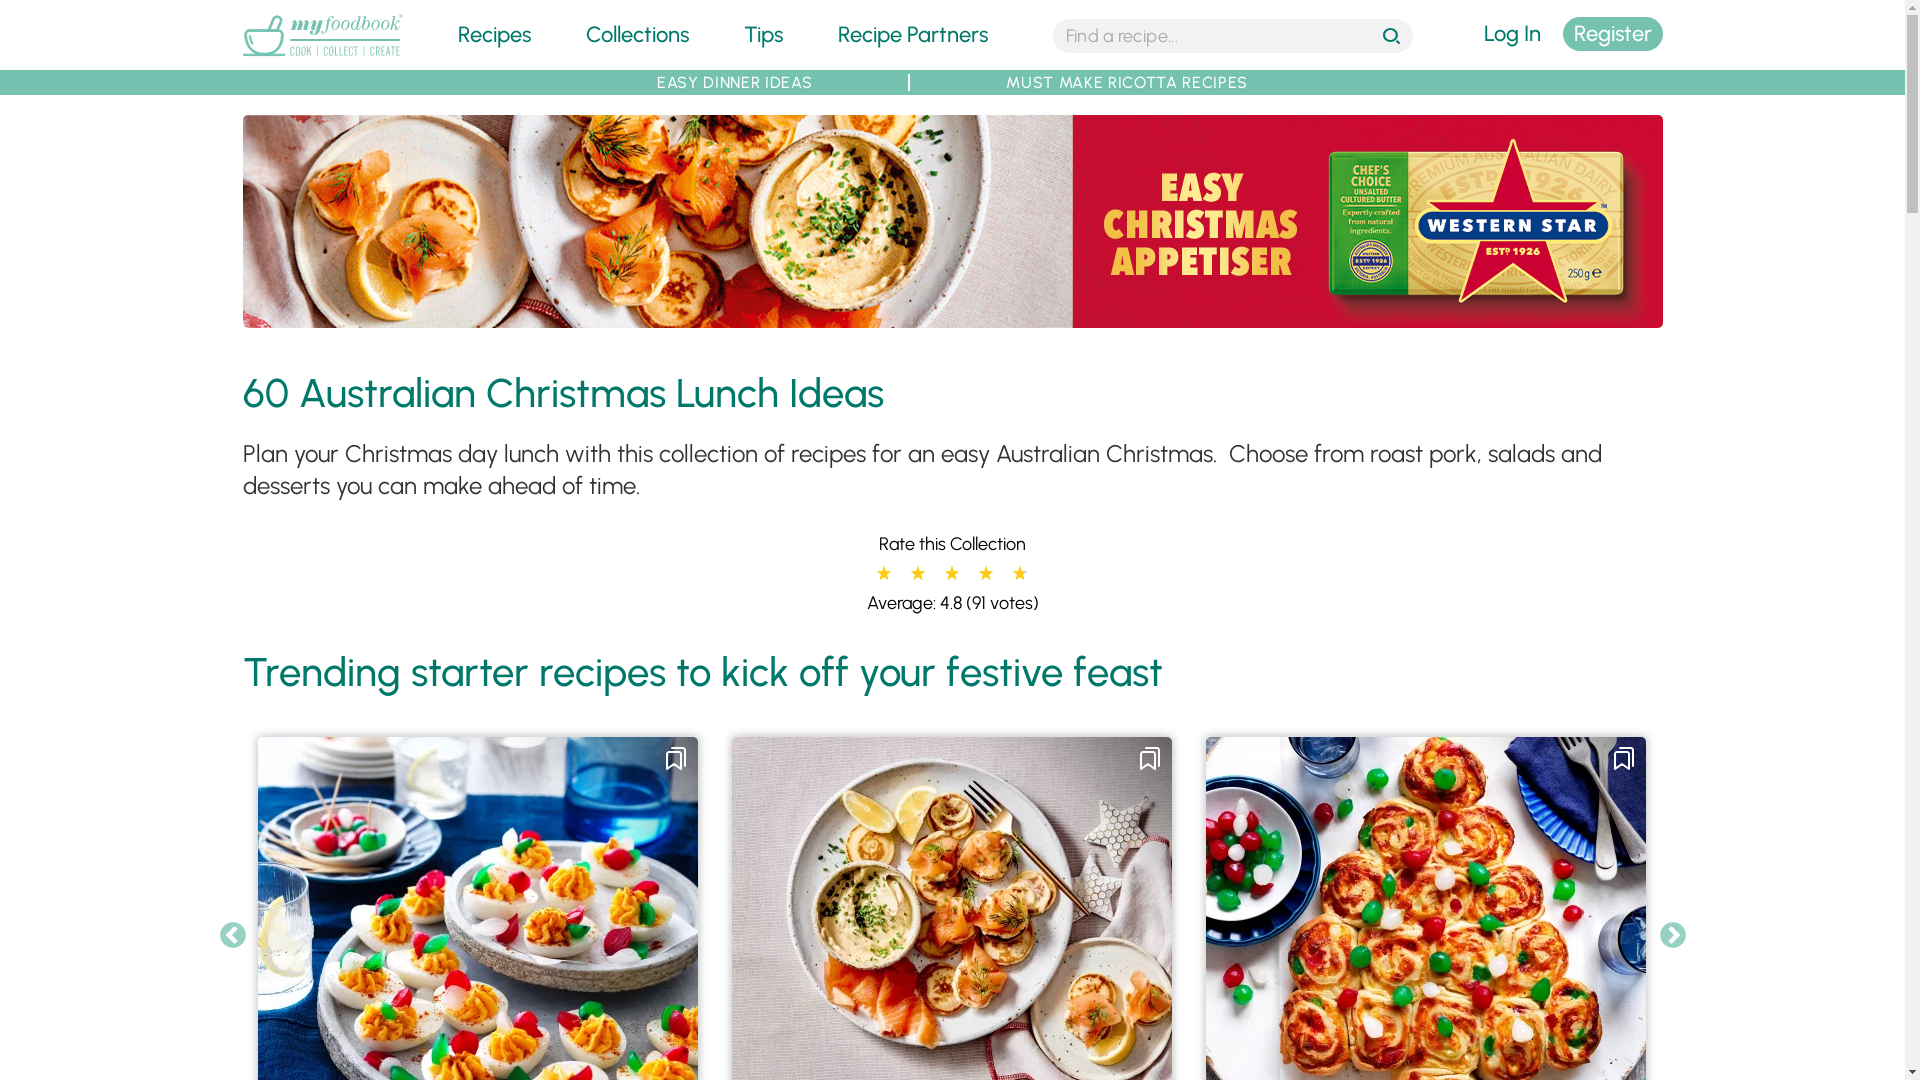 The width and height of the screenshot is (1920, 1080). Describe the element at coordinates (911, 34) in the screenshot. I see `'Recipe Partners'` at that location.